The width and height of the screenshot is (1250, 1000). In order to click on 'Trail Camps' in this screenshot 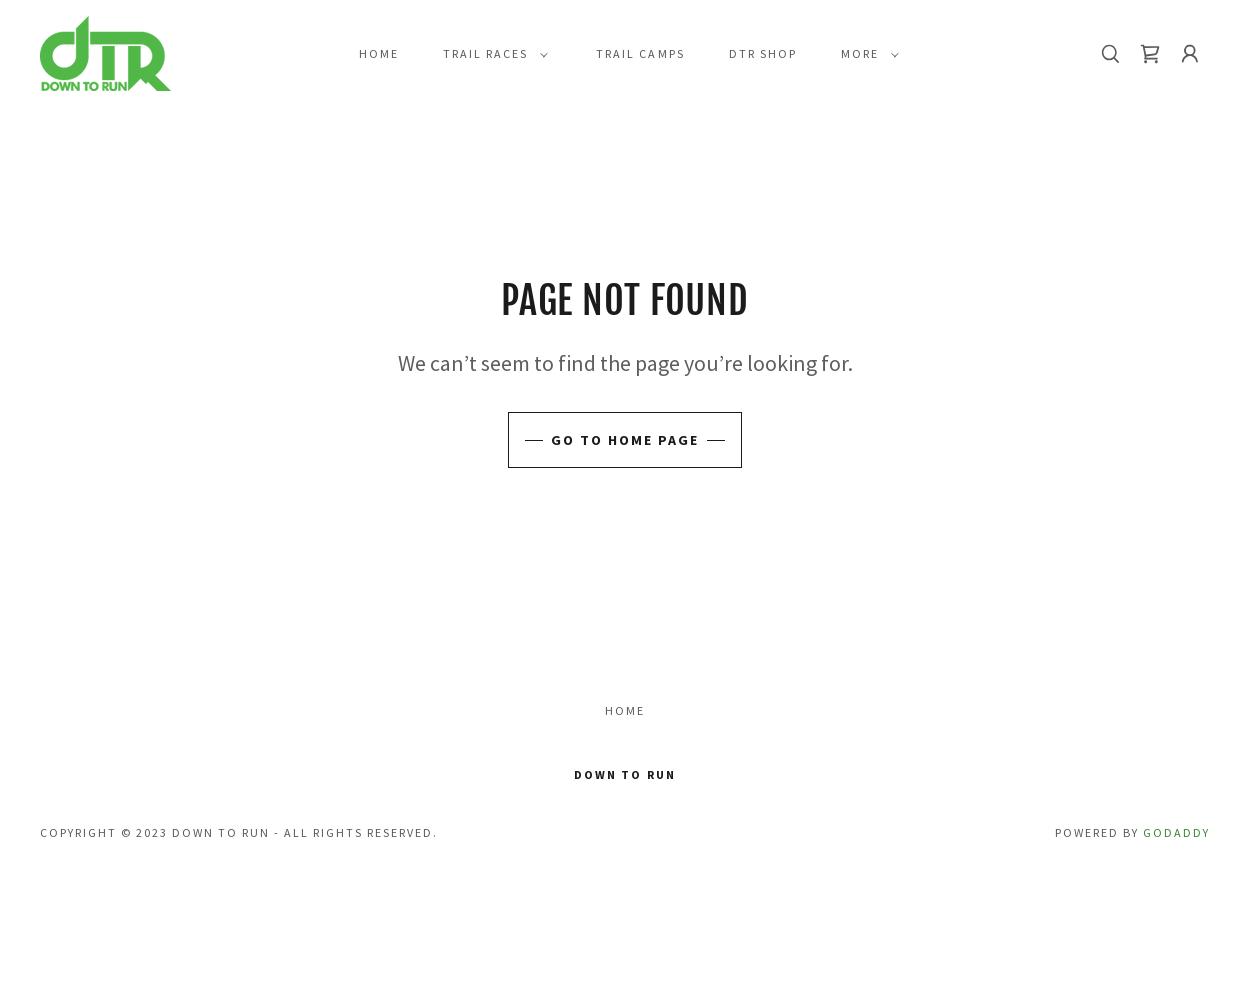, I will do `click(595, 52)`.